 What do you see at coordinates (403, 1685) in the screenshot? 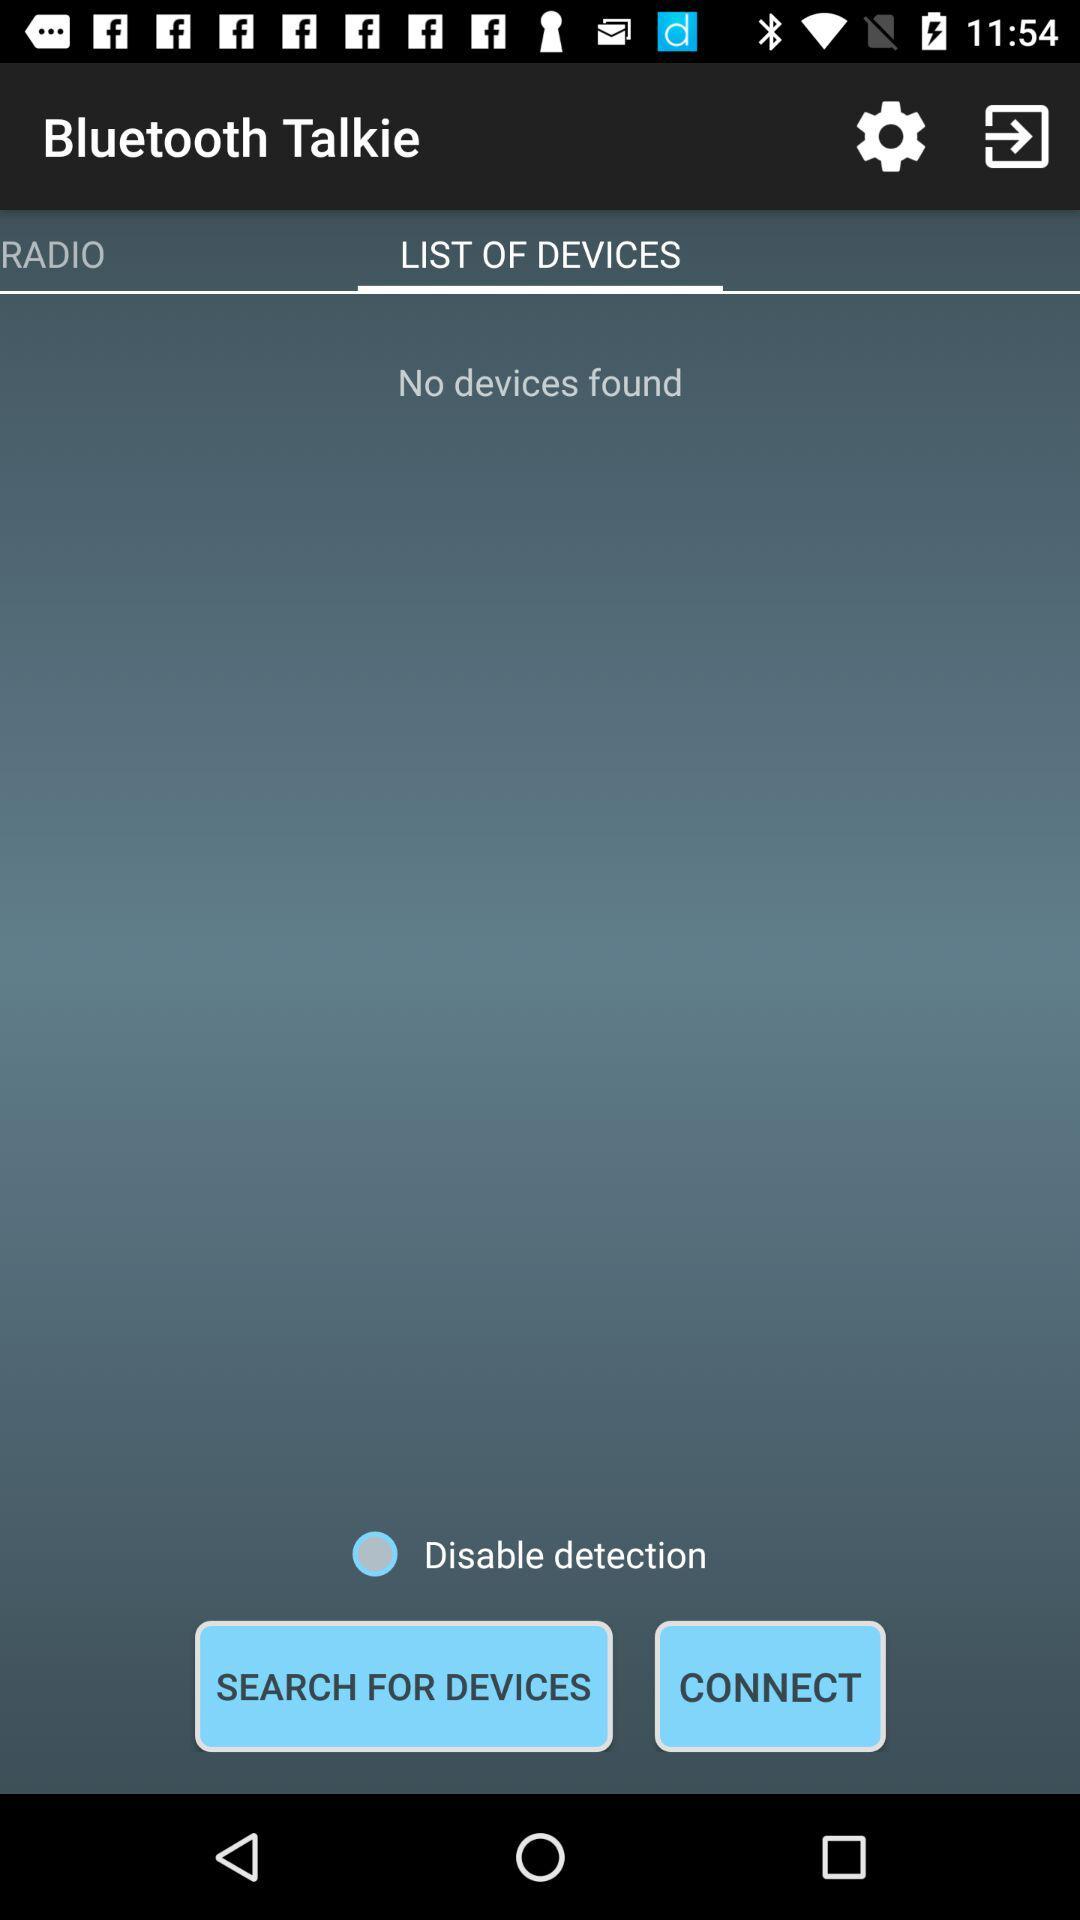
I see `the search for devices icon` at bounding box center [403, 1685].